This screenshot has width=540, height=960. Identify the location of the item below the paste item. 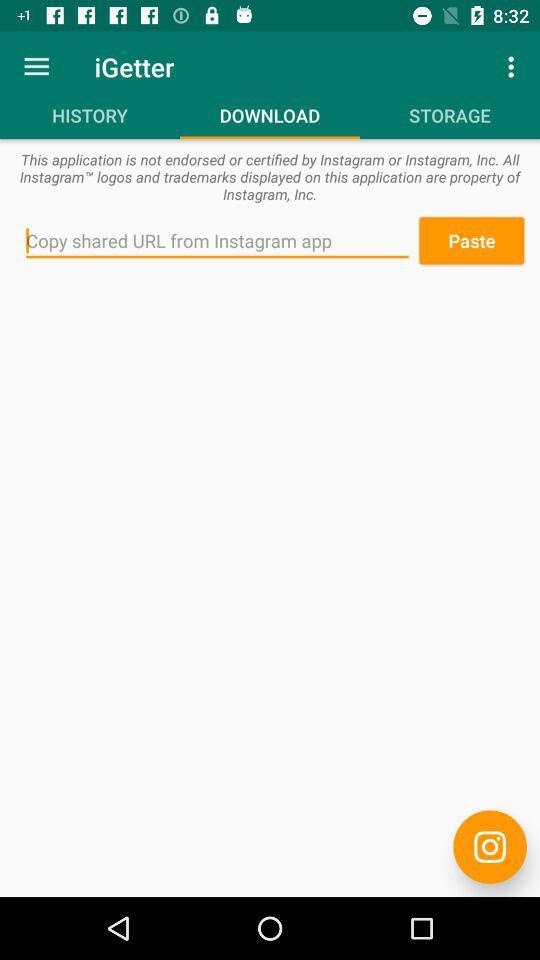
(489, 846).